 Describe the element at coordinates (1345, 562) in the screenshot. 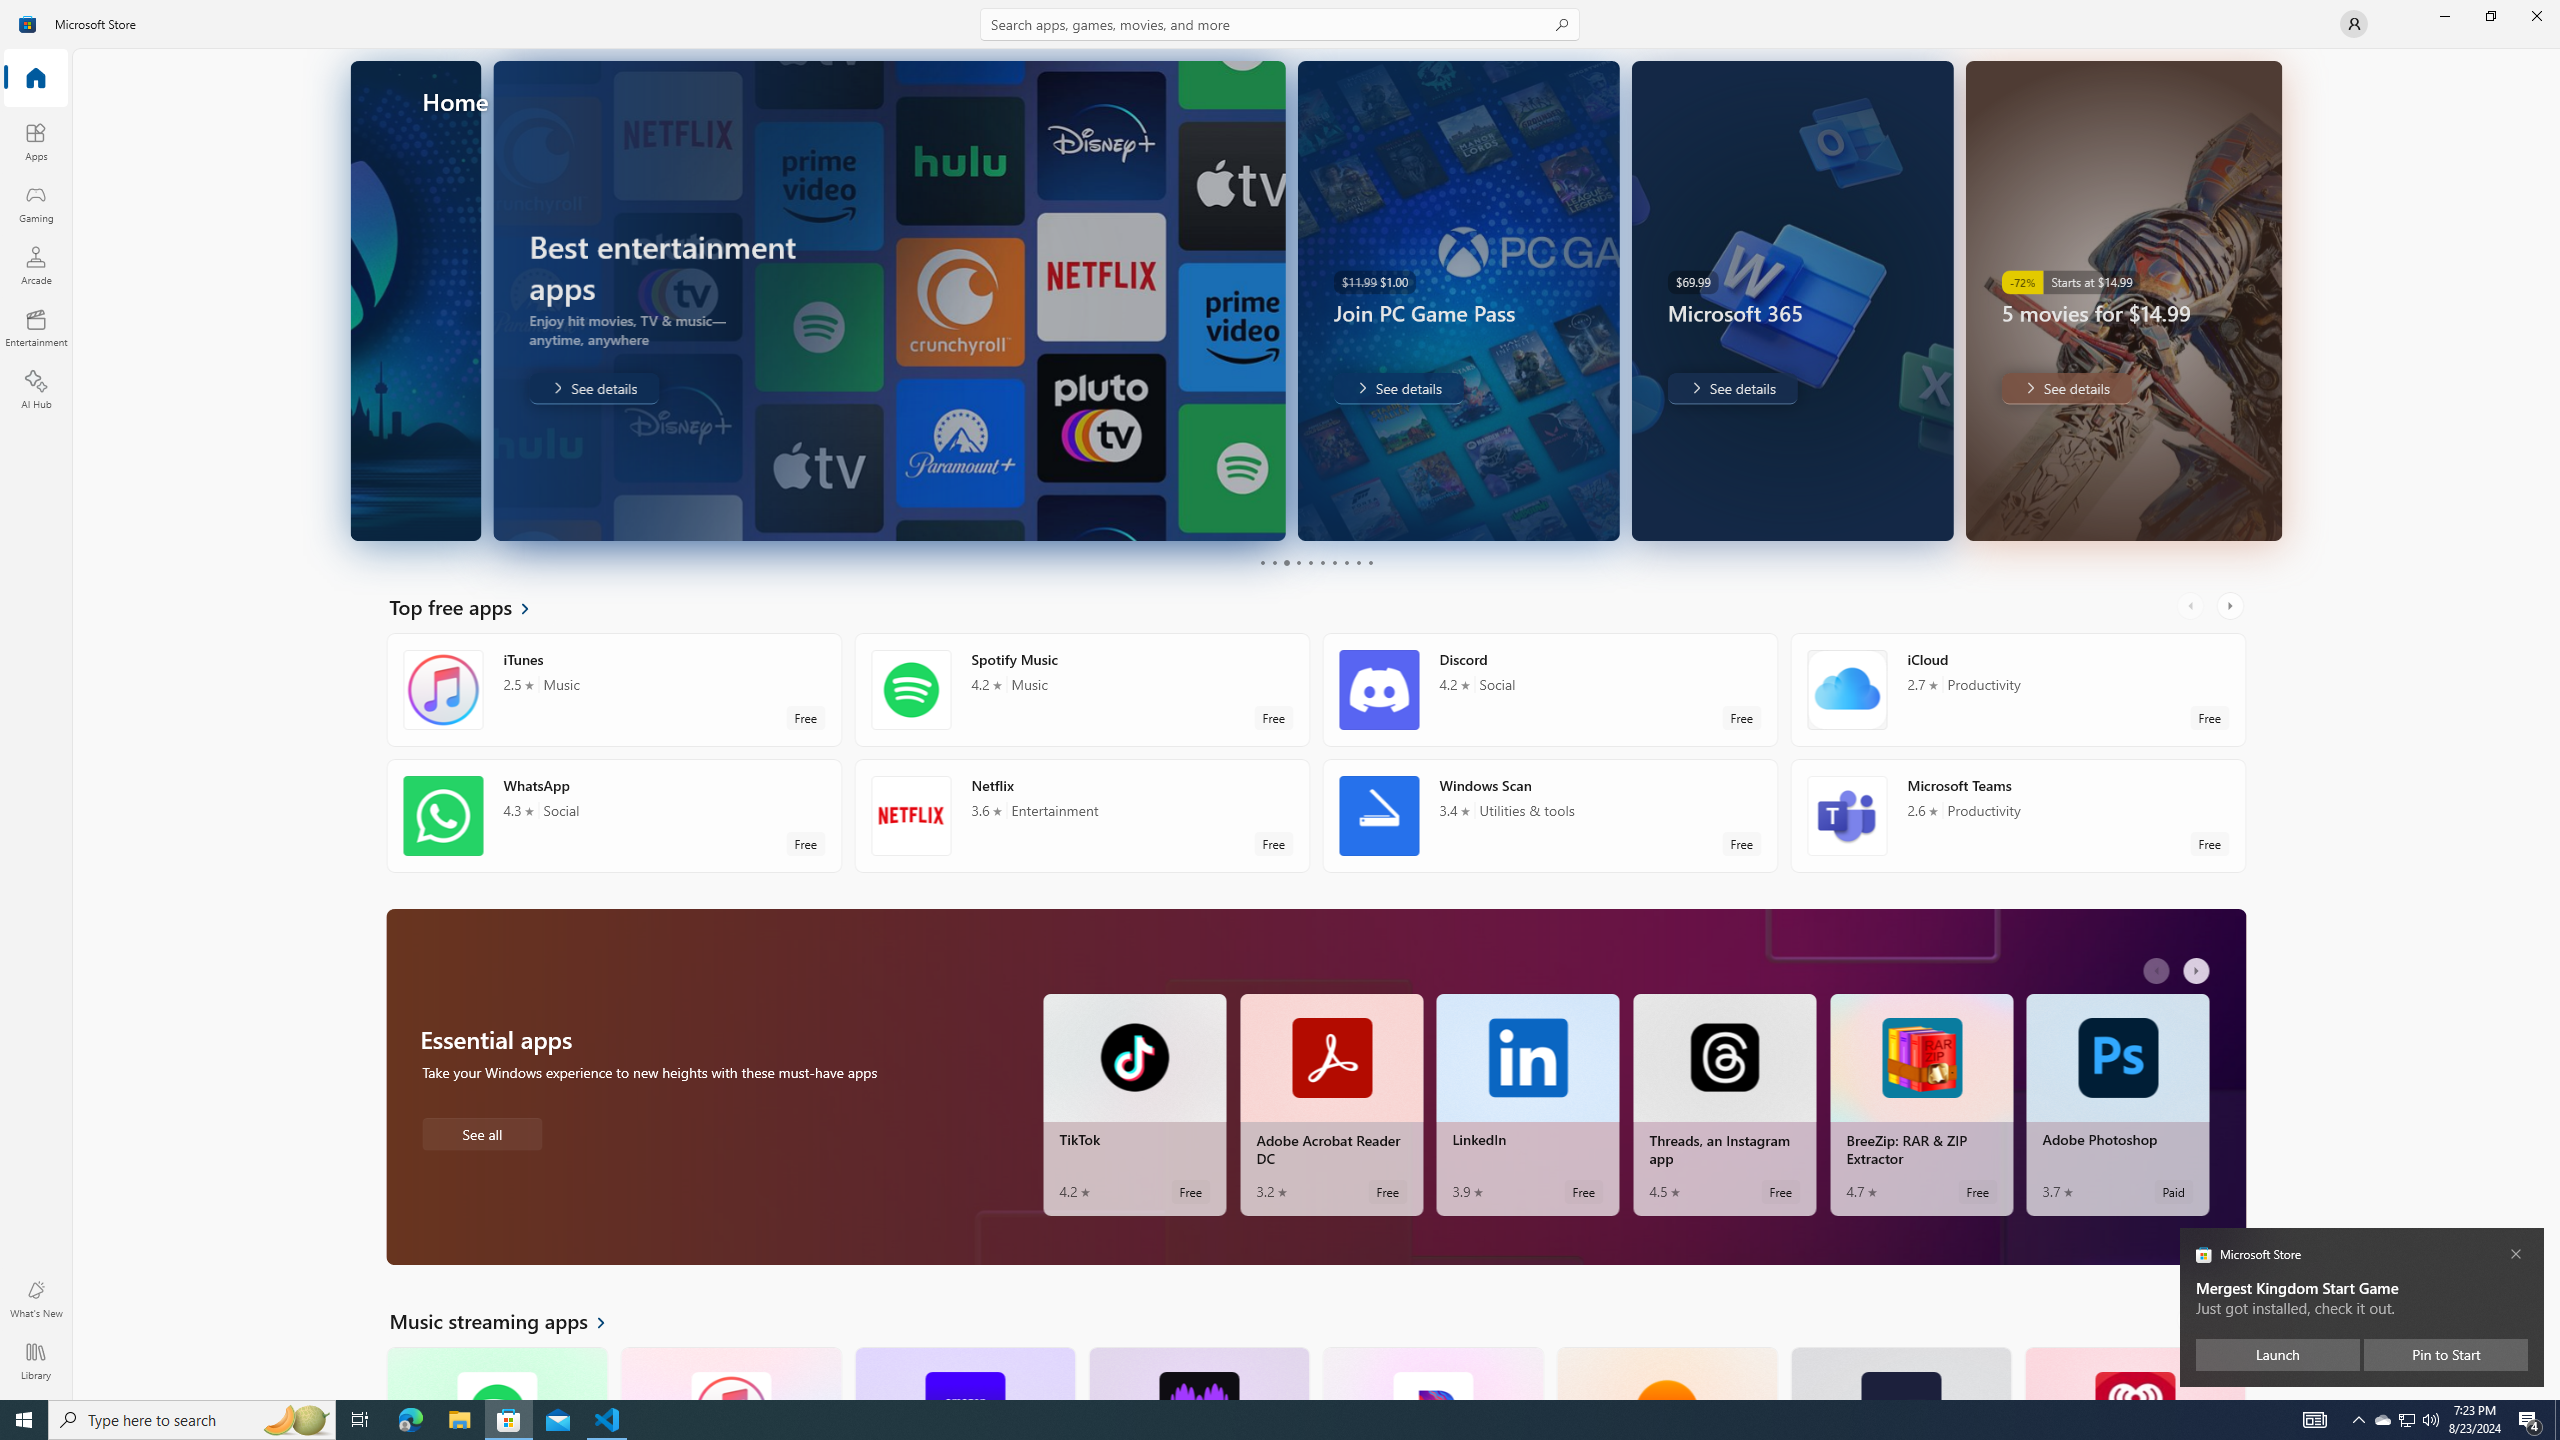

I see `'Page 8'` at that location.